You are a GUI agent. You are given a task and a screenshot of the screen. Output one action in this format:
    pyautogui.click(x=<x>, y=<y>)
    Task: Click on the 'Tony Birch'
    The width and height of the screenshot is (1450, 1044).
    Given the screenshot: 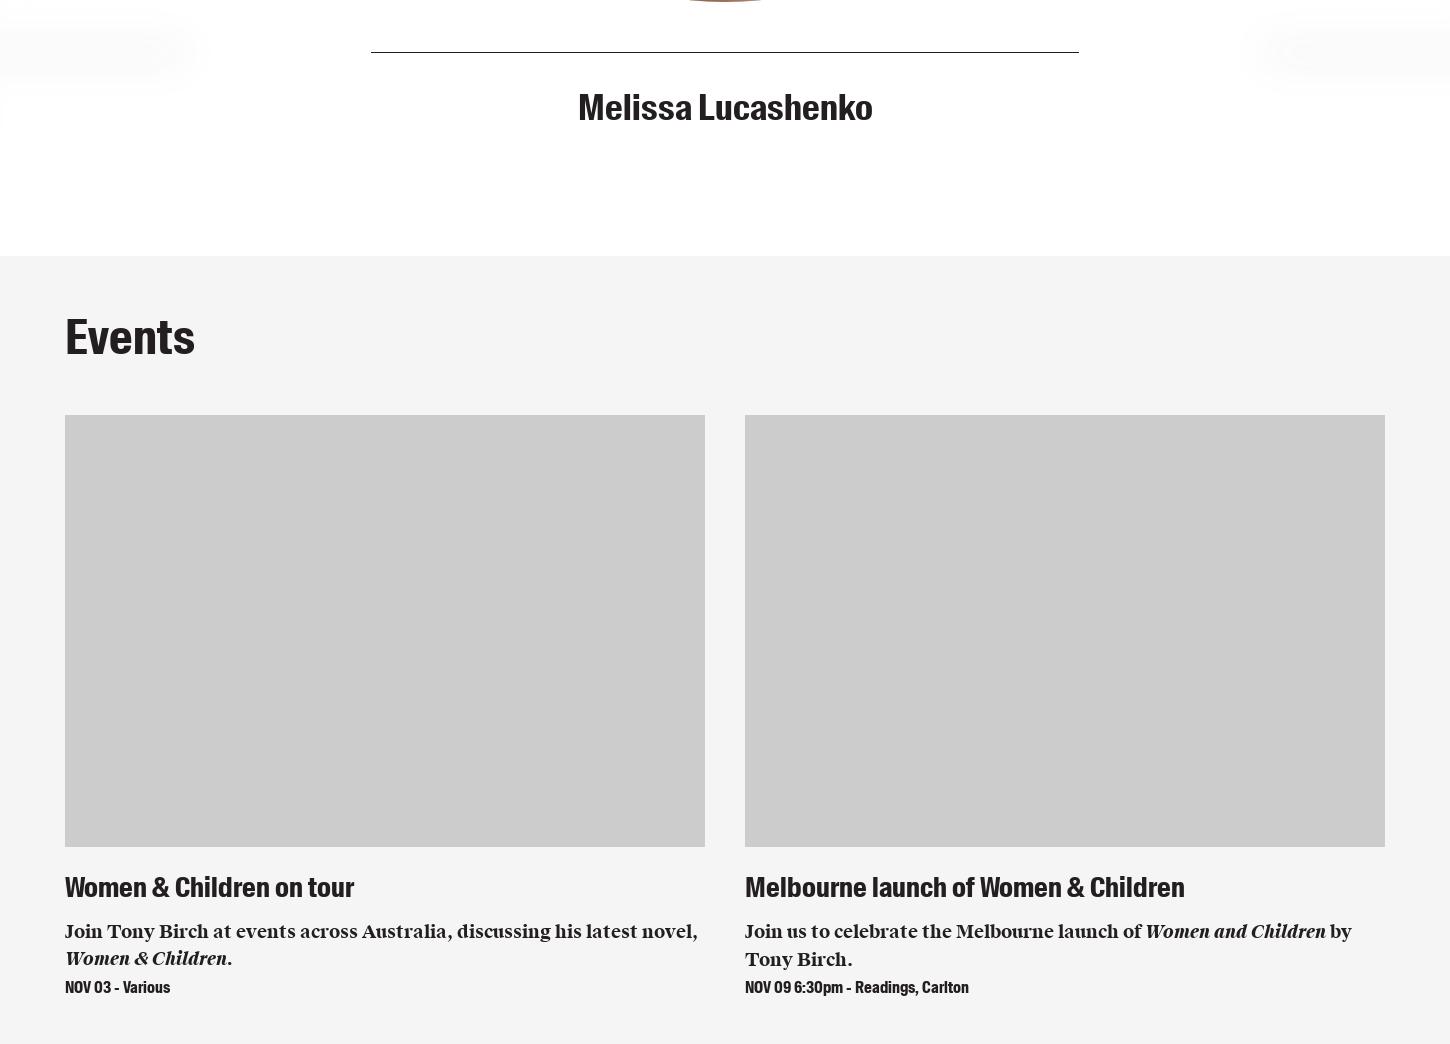 What is the action you would take?
    pyautogui.click(x=725, y=107)
    